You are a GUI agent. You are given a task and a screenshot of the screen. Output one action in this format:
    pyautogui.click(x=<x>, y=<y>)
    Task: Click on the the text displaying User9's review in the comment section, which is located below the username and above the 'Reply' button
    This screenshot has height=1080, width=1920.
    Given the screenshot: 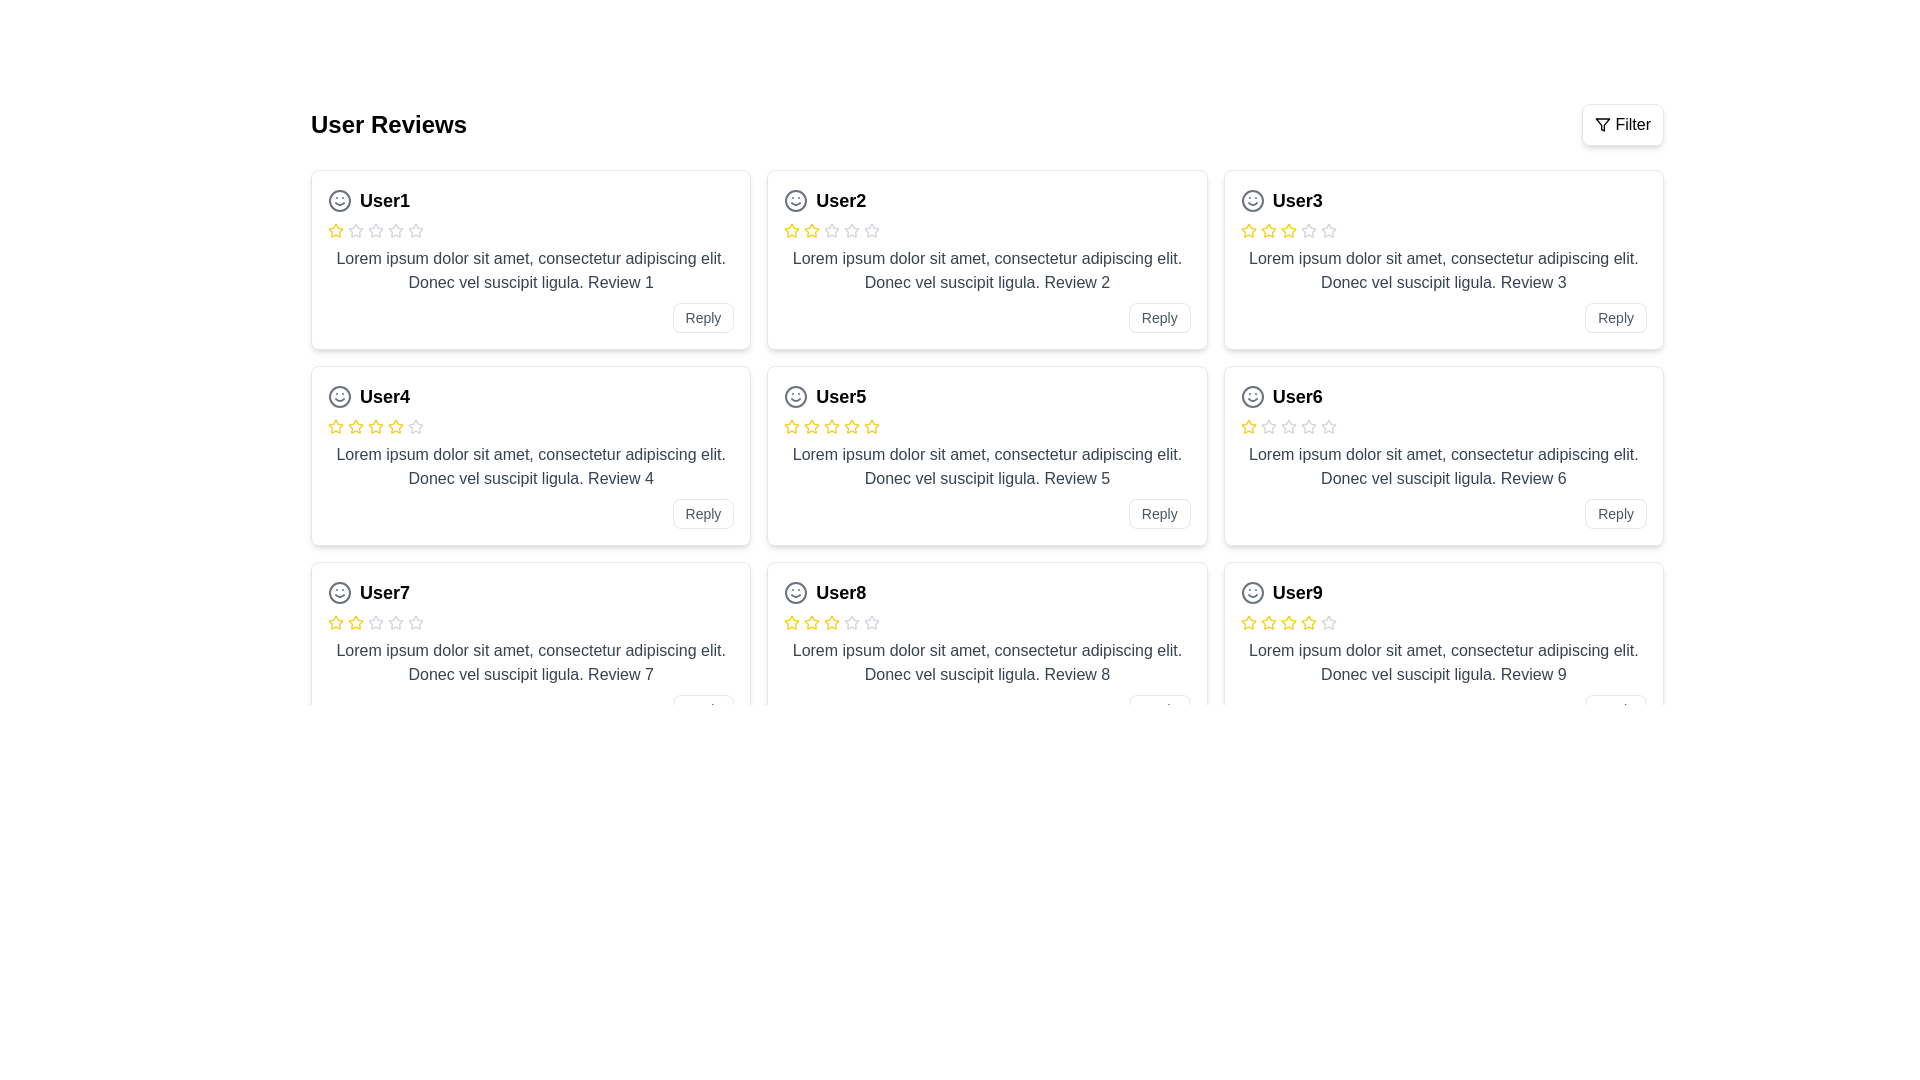 What is the action you would take?
    pyautogui.click(x=1443, y=663)
    